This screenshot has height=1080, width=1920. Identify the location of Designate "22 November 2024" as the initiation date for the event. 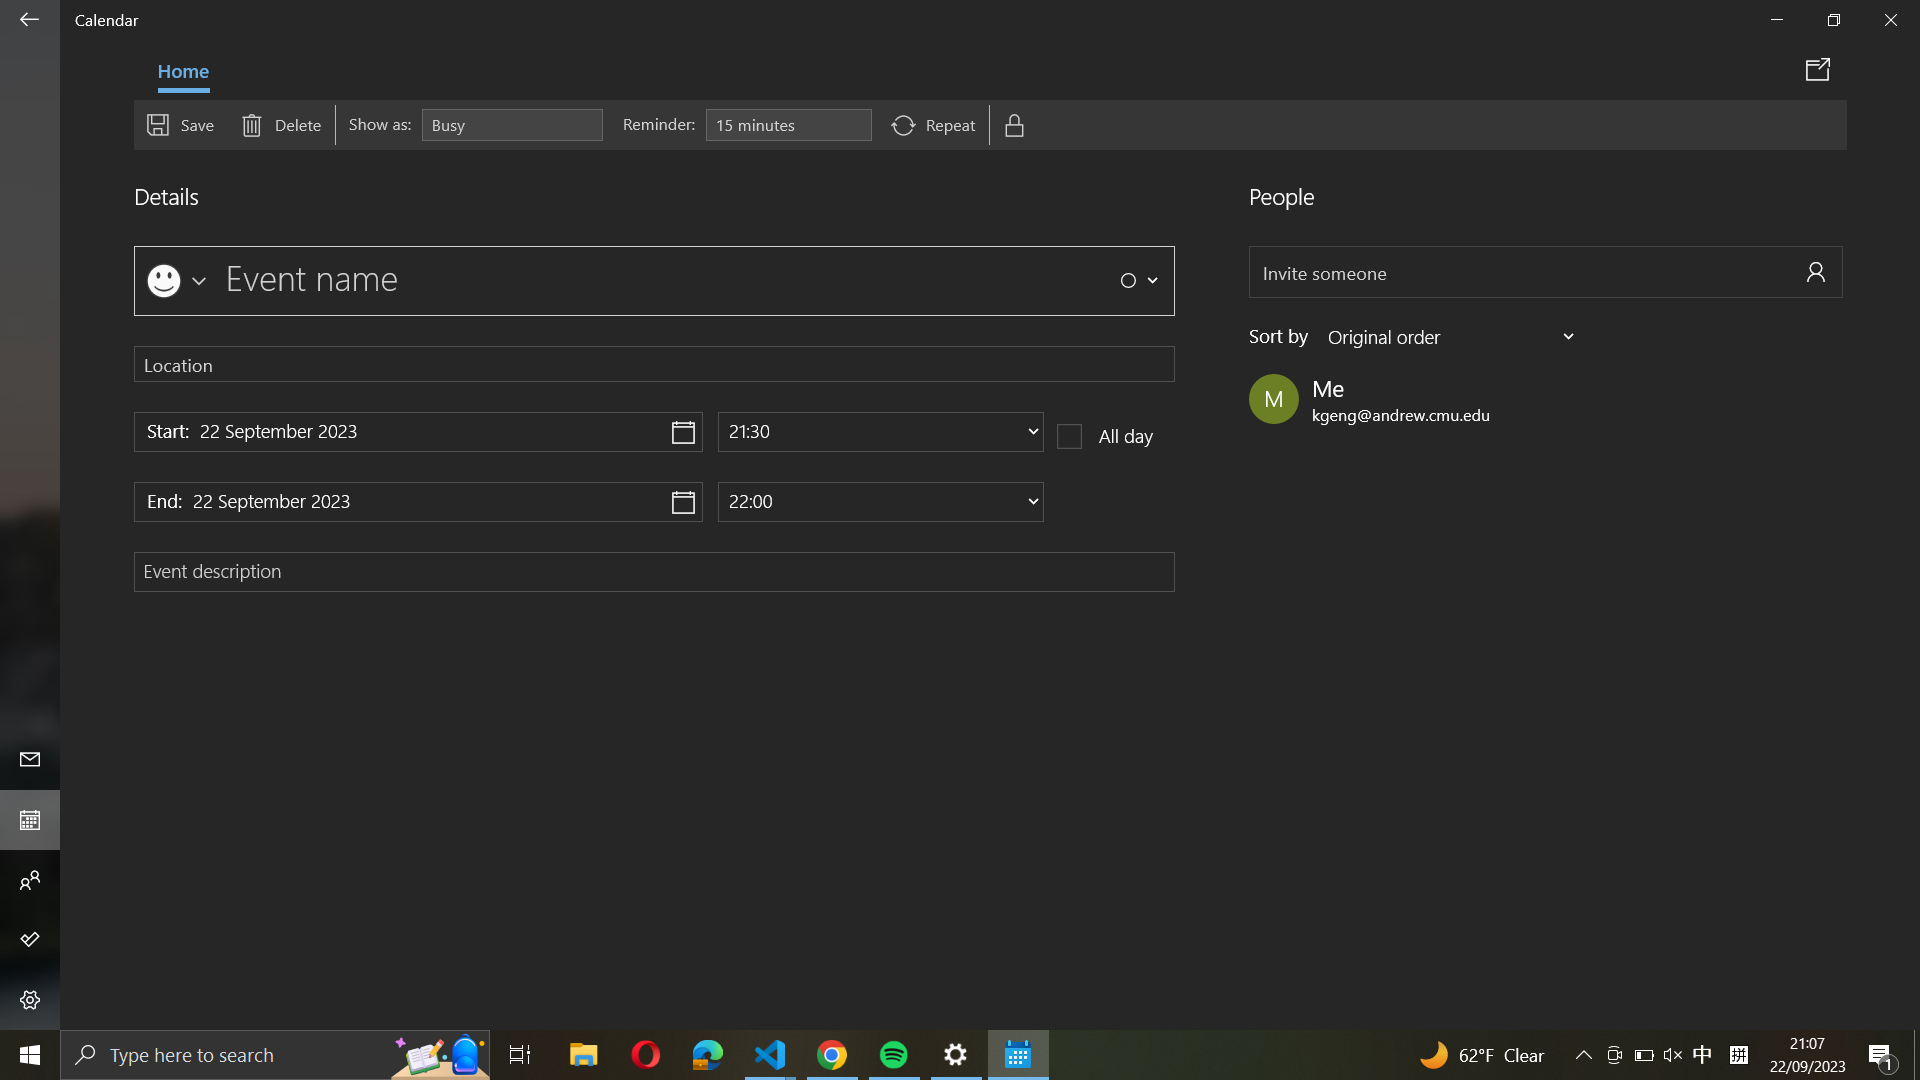
(417, 431).